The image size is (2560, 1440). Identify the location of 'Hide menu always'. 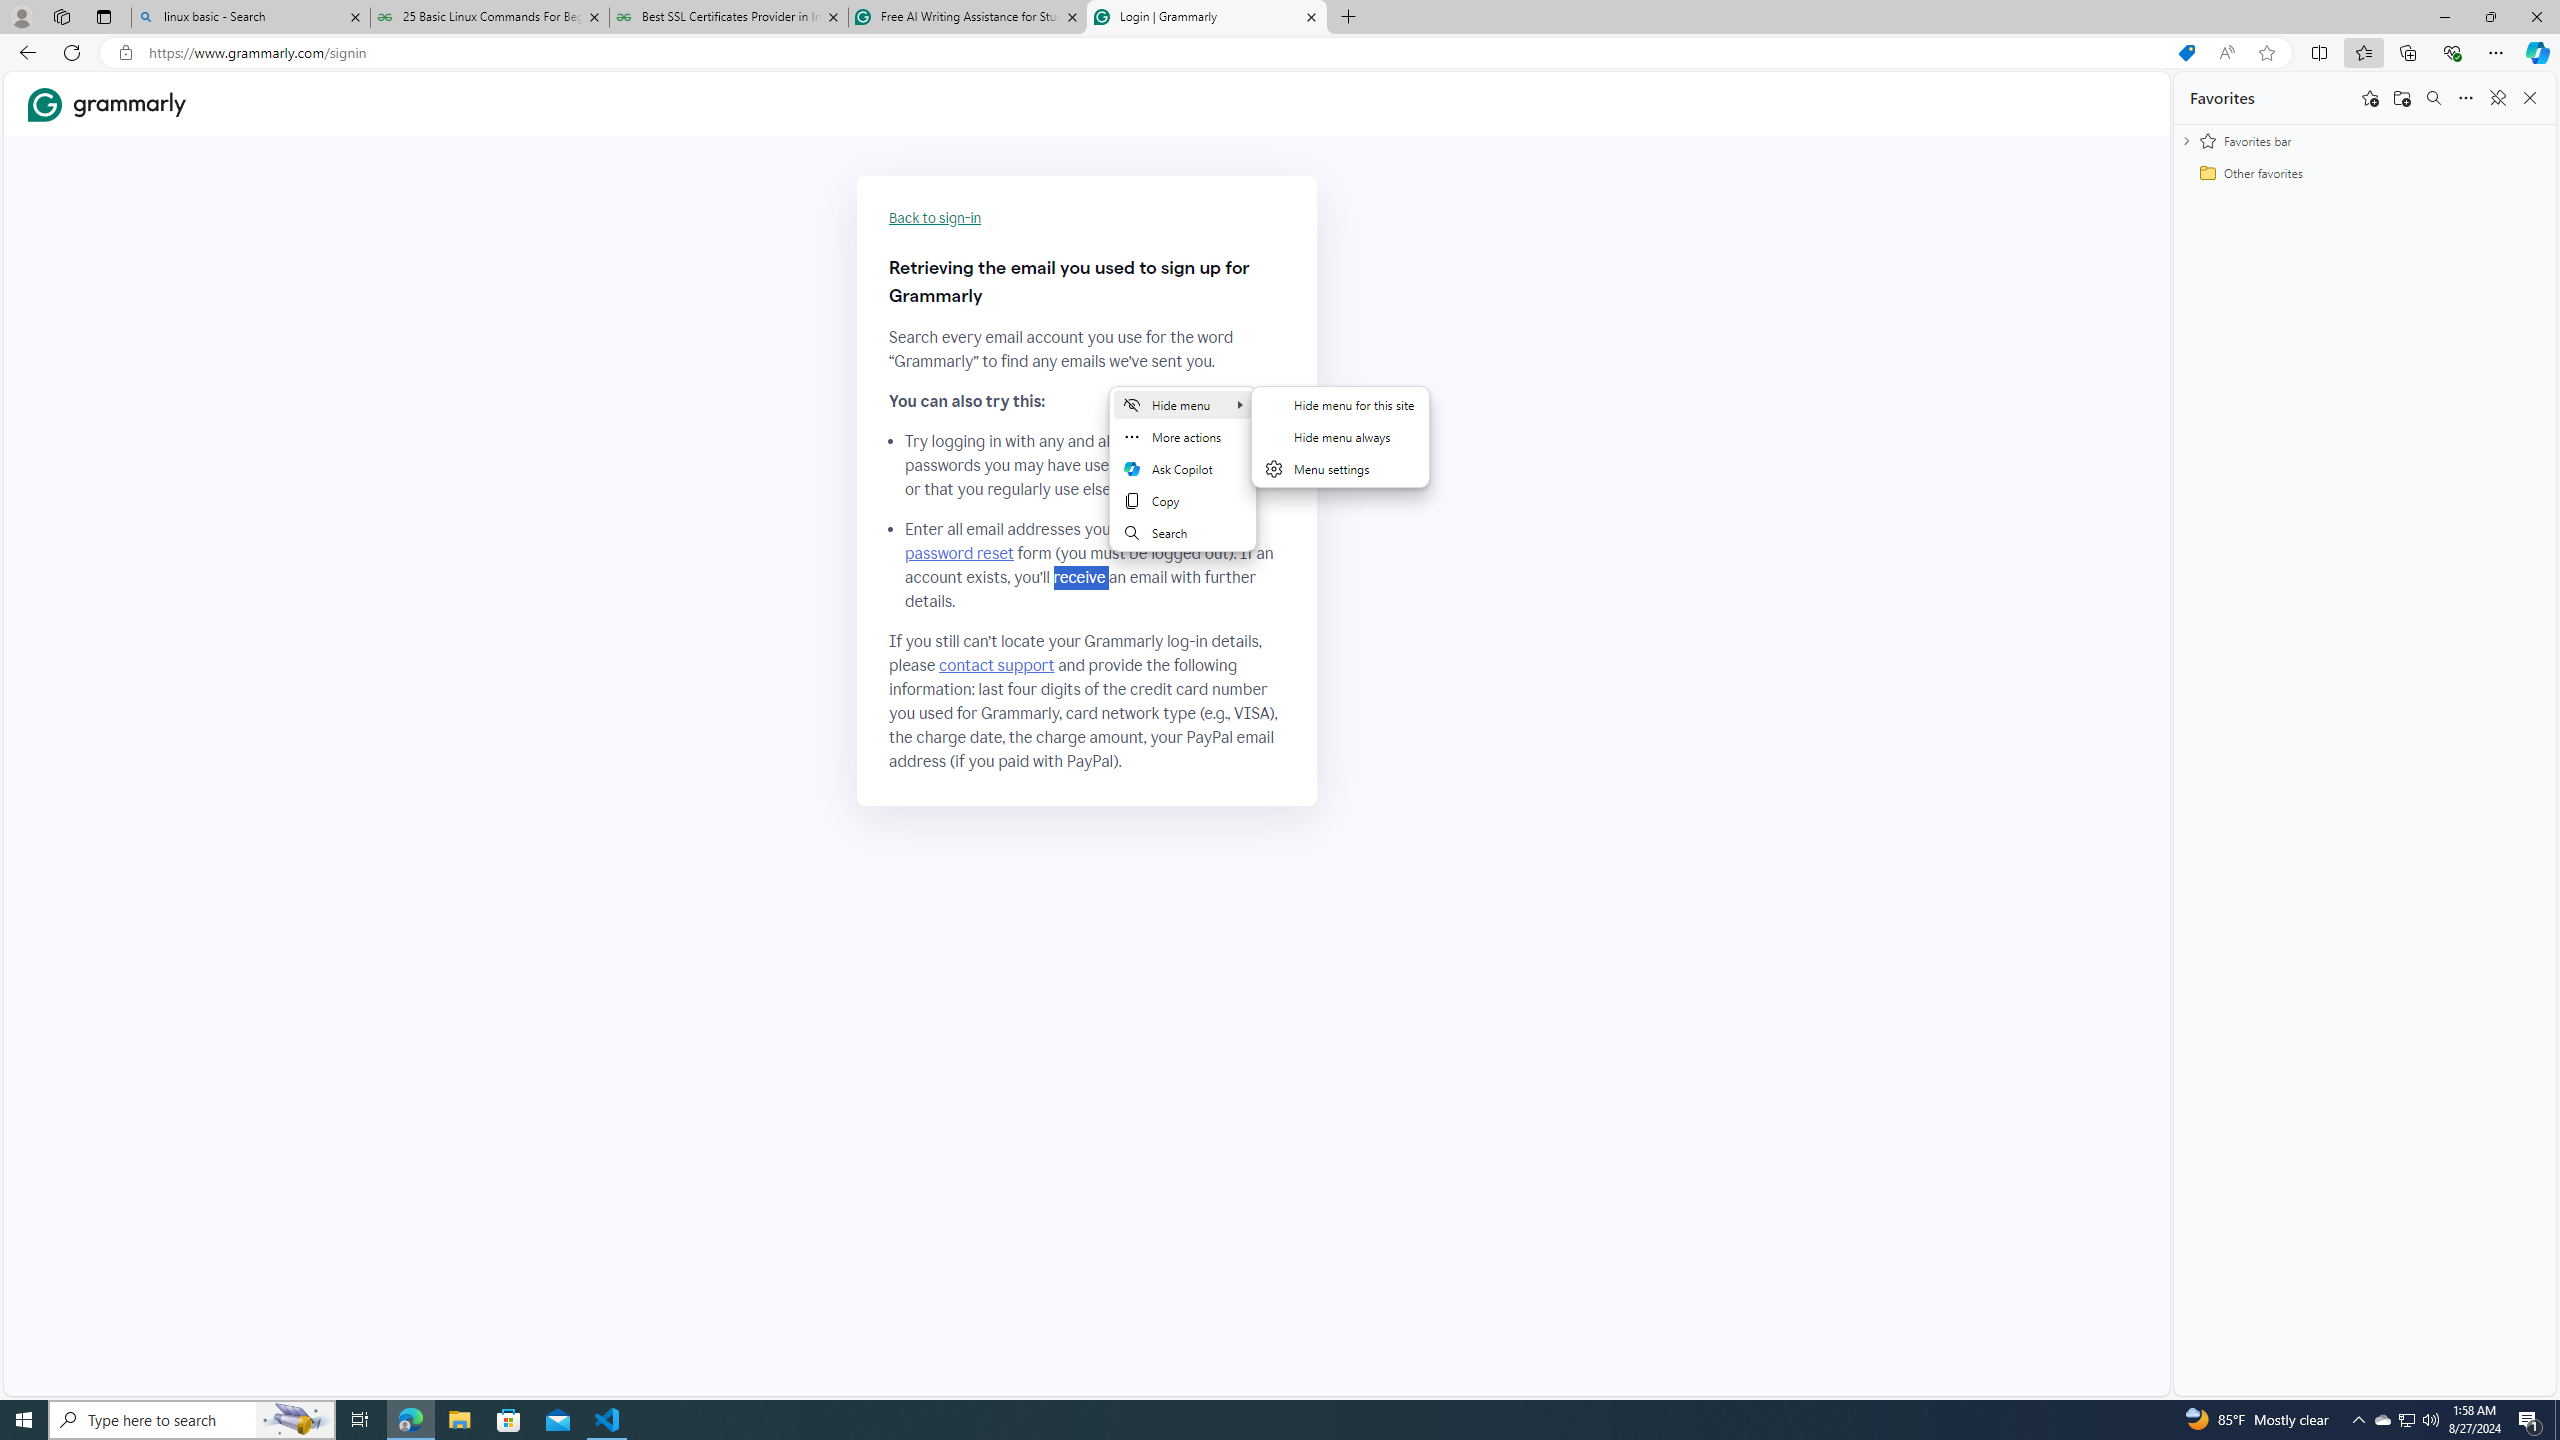
(1340, 436).